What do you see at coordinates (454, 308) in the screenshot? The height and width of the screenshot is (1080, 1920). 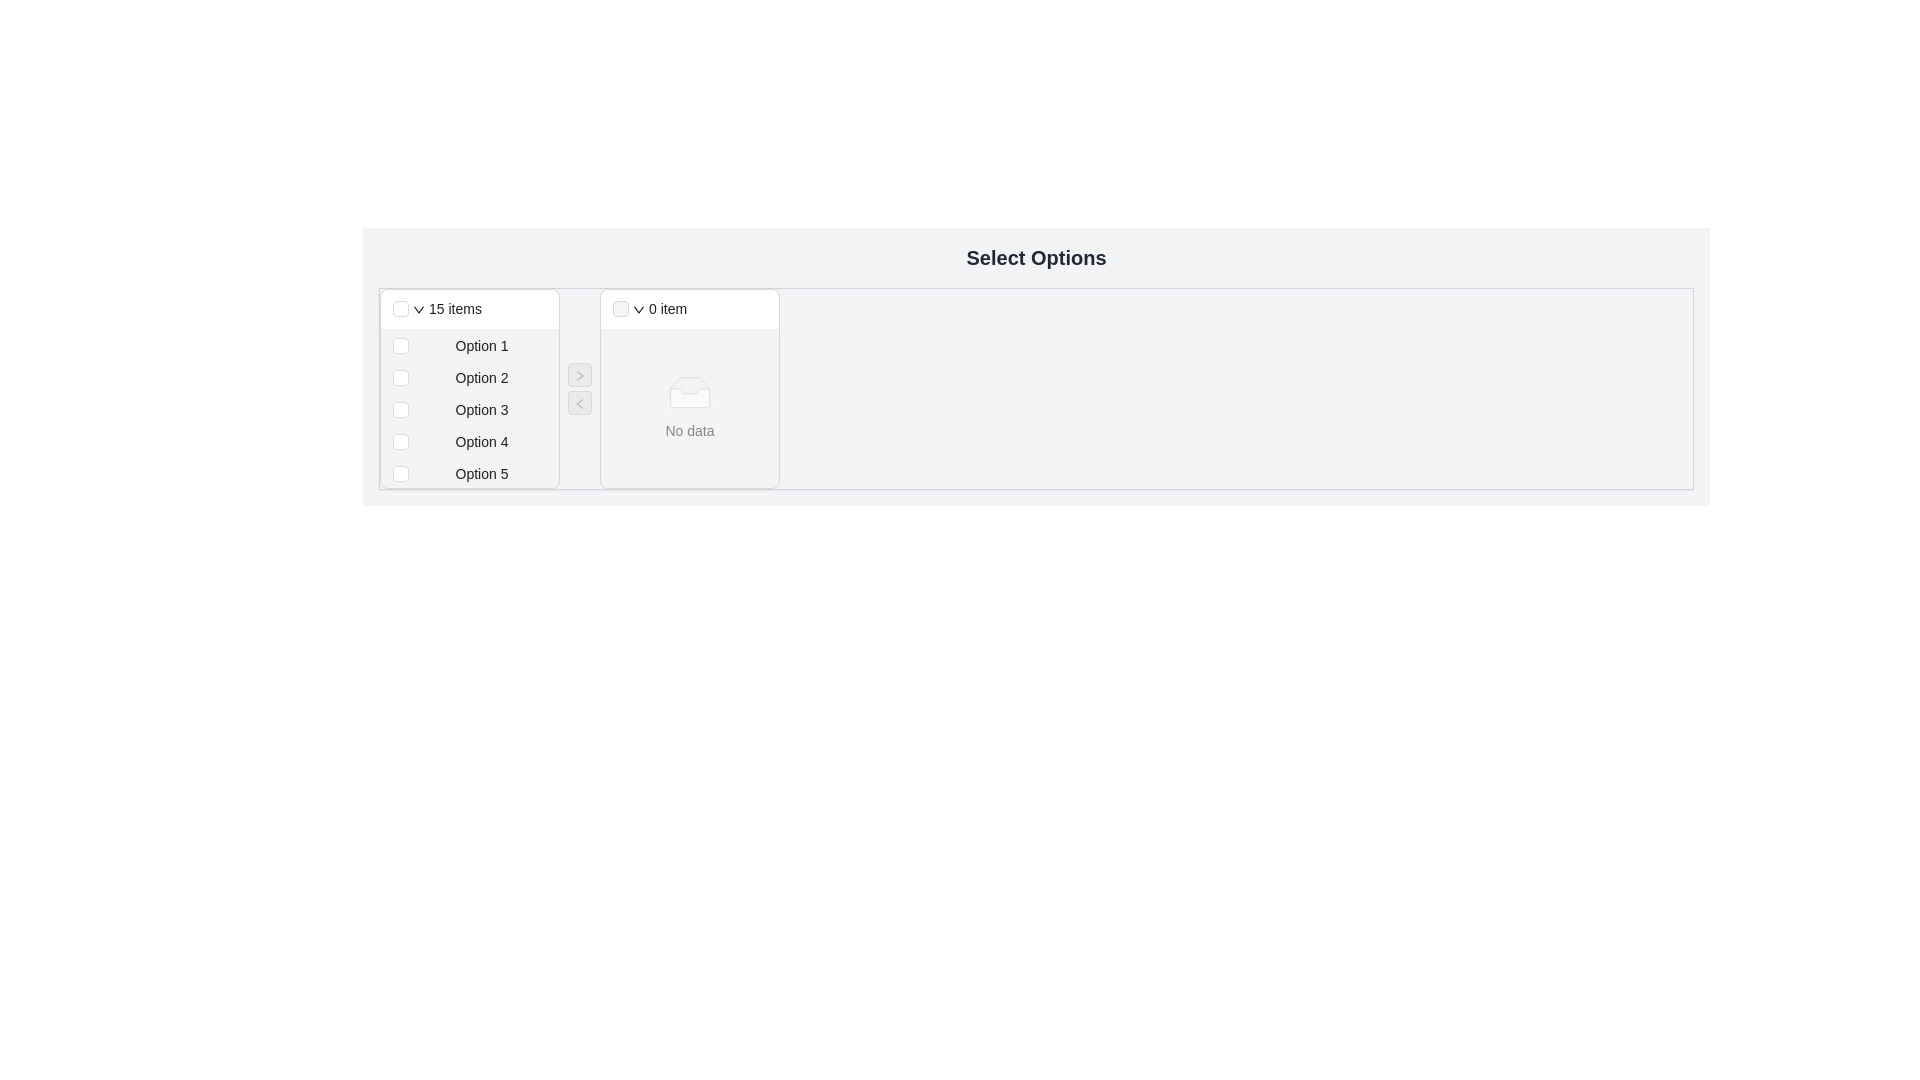 I see `the Static Text Label that indicates the number of selected items in the transfer list, positioned in the header to the right of the checkbox and dropdown icon` at bounding box center [454, 308].